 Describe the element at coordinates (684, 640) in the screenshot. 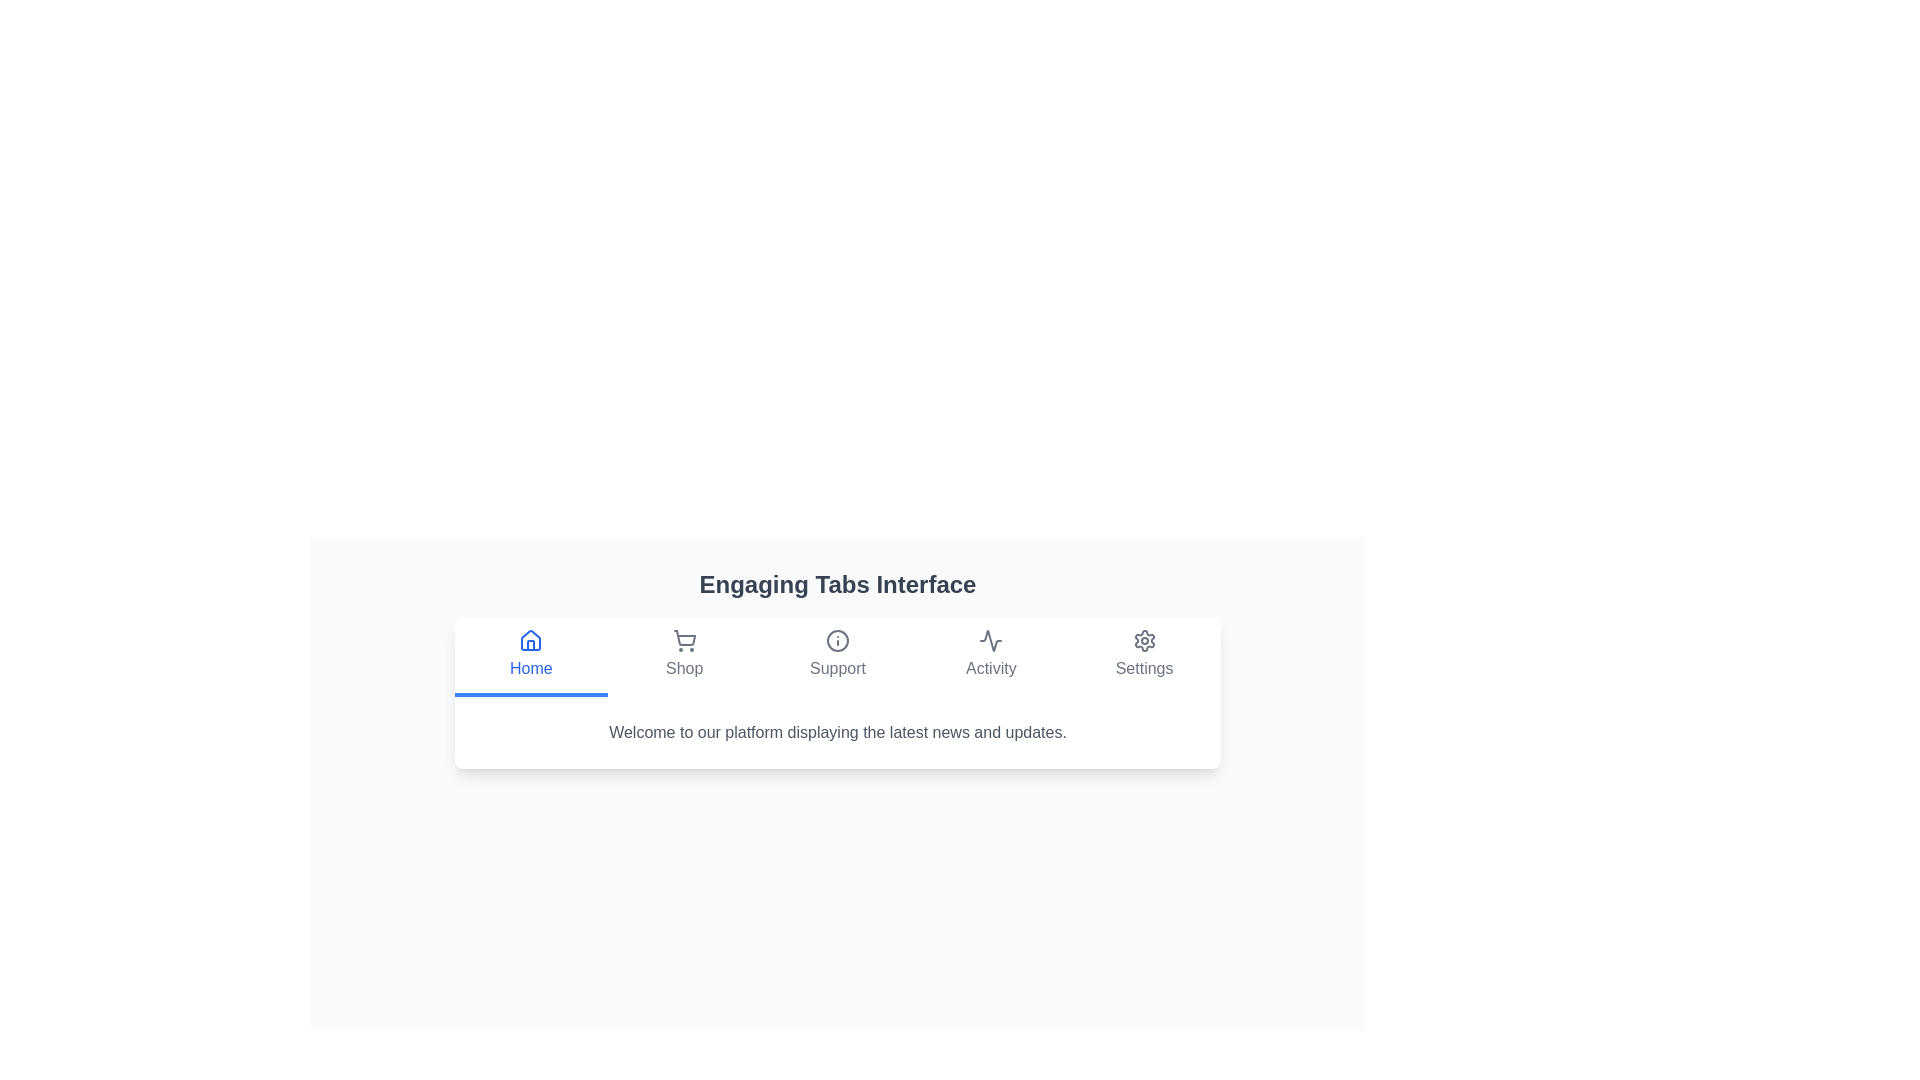

I see `the shopping cart icon located at the top center of the 'Shop' tab, which features a minimalistic outline design with clean lines and rounded edges` at that location.